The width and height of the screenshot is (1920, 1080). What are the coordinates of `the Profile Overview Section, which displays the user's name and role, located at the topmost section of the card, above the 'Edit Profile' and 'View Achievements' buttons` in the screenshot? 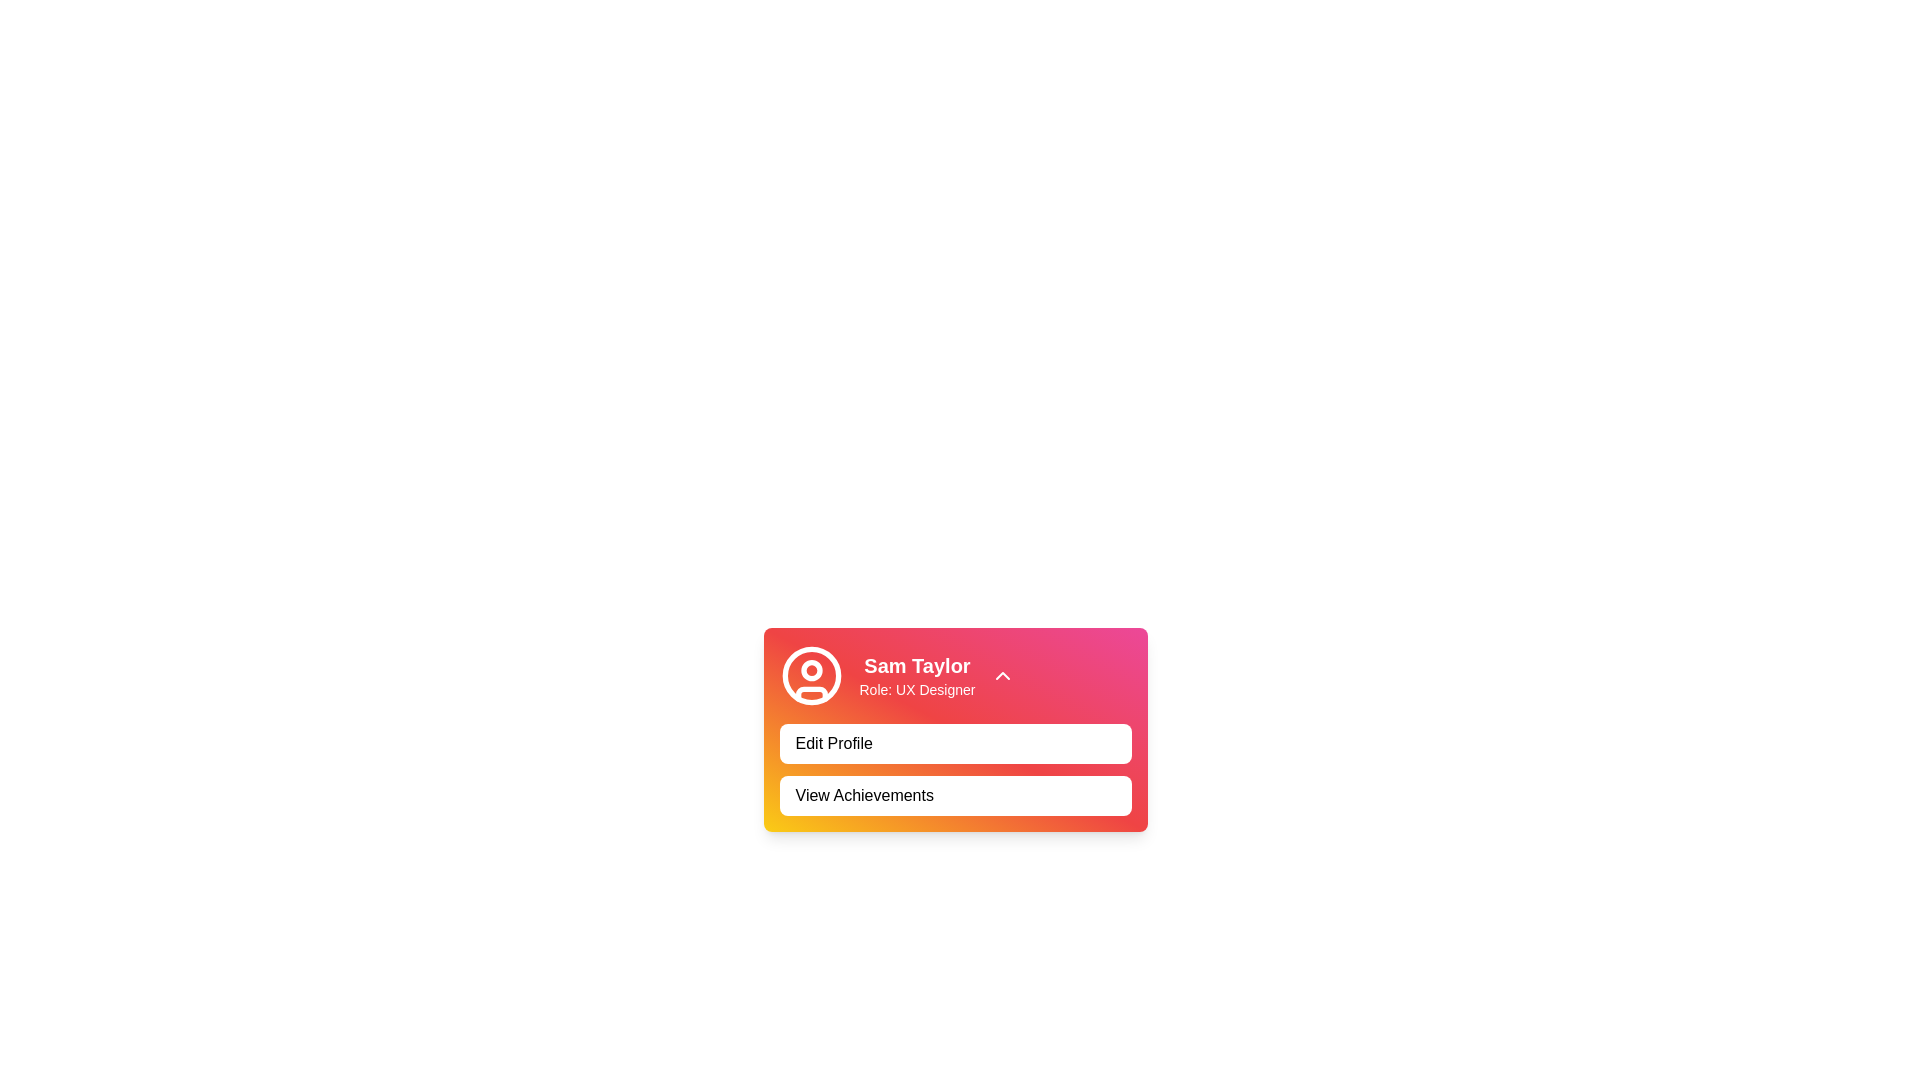 It's located at (954, 675).